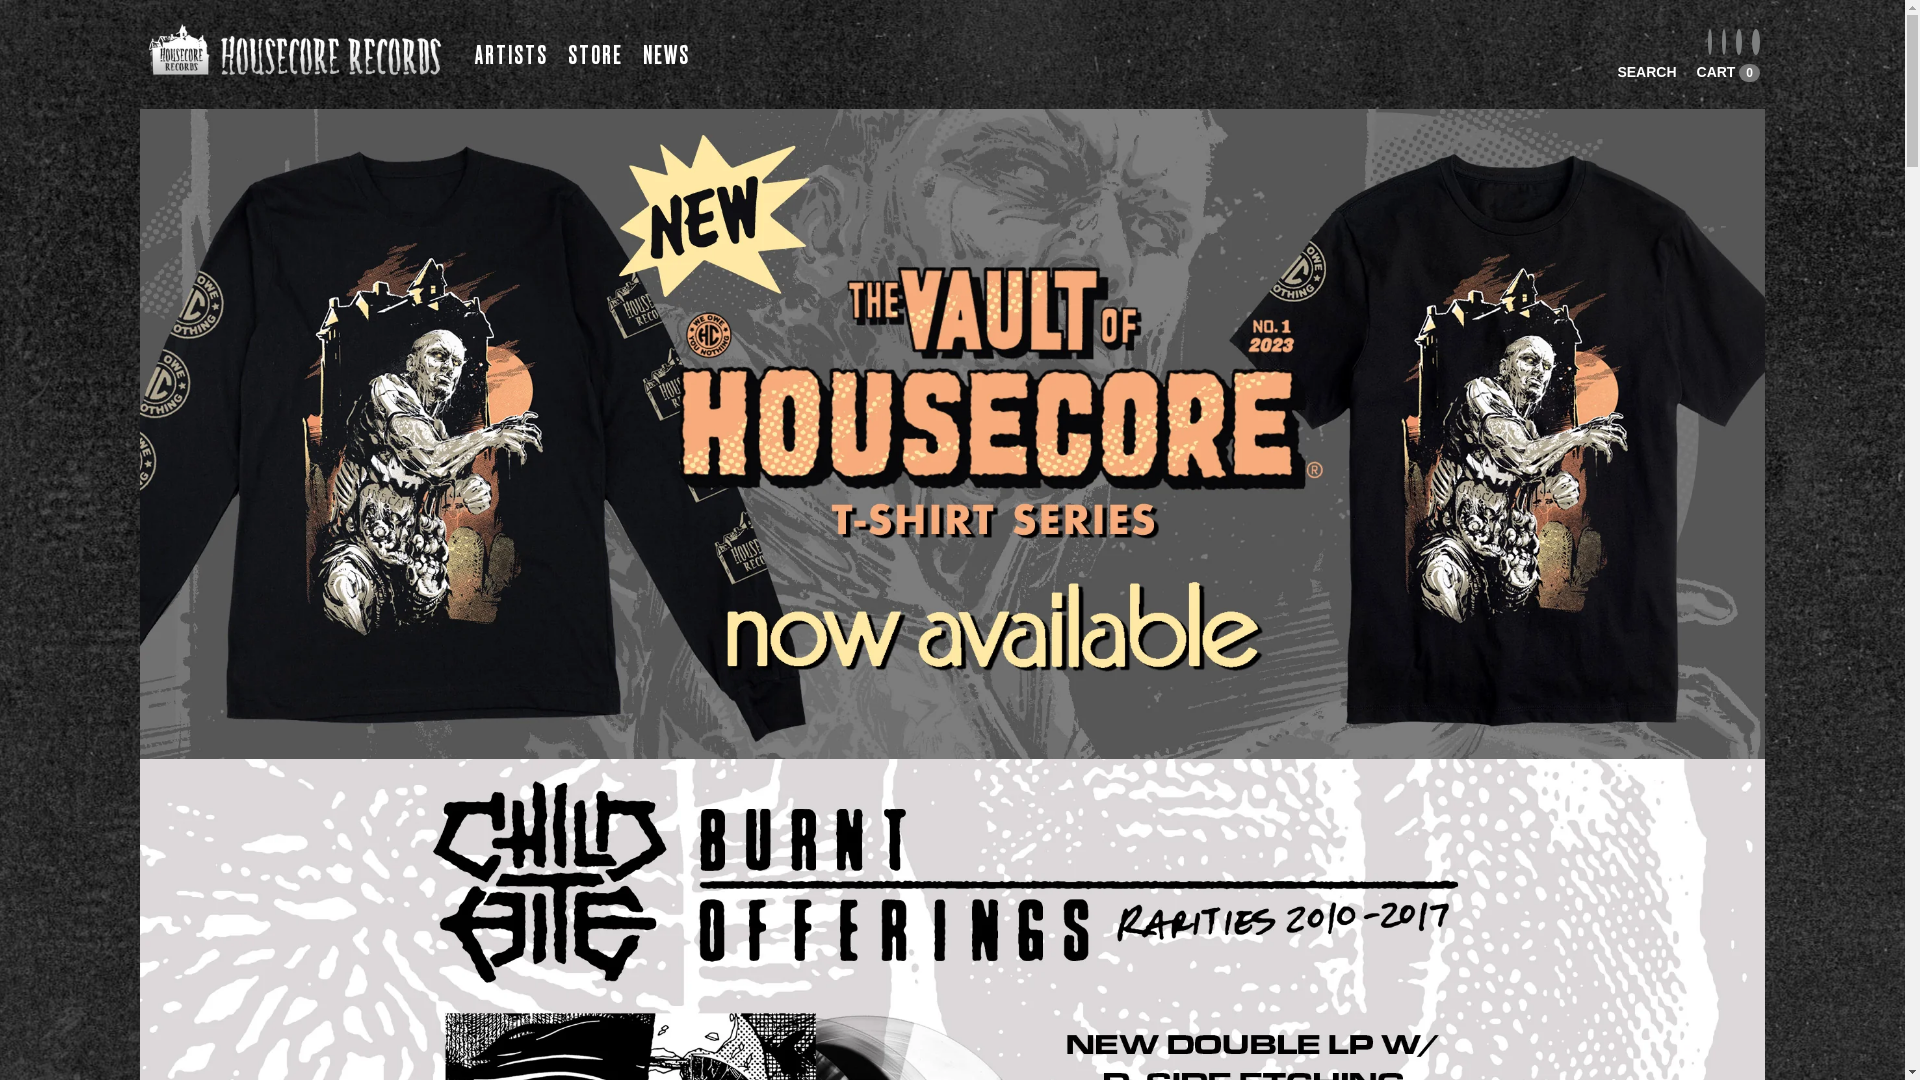 Image resolution: width=1920 pixels, height=1080 pixels. What do you see at coordinates (1707, 42) in the screenshot?
I see `'facebook'` at bounding box center [1707, 42].